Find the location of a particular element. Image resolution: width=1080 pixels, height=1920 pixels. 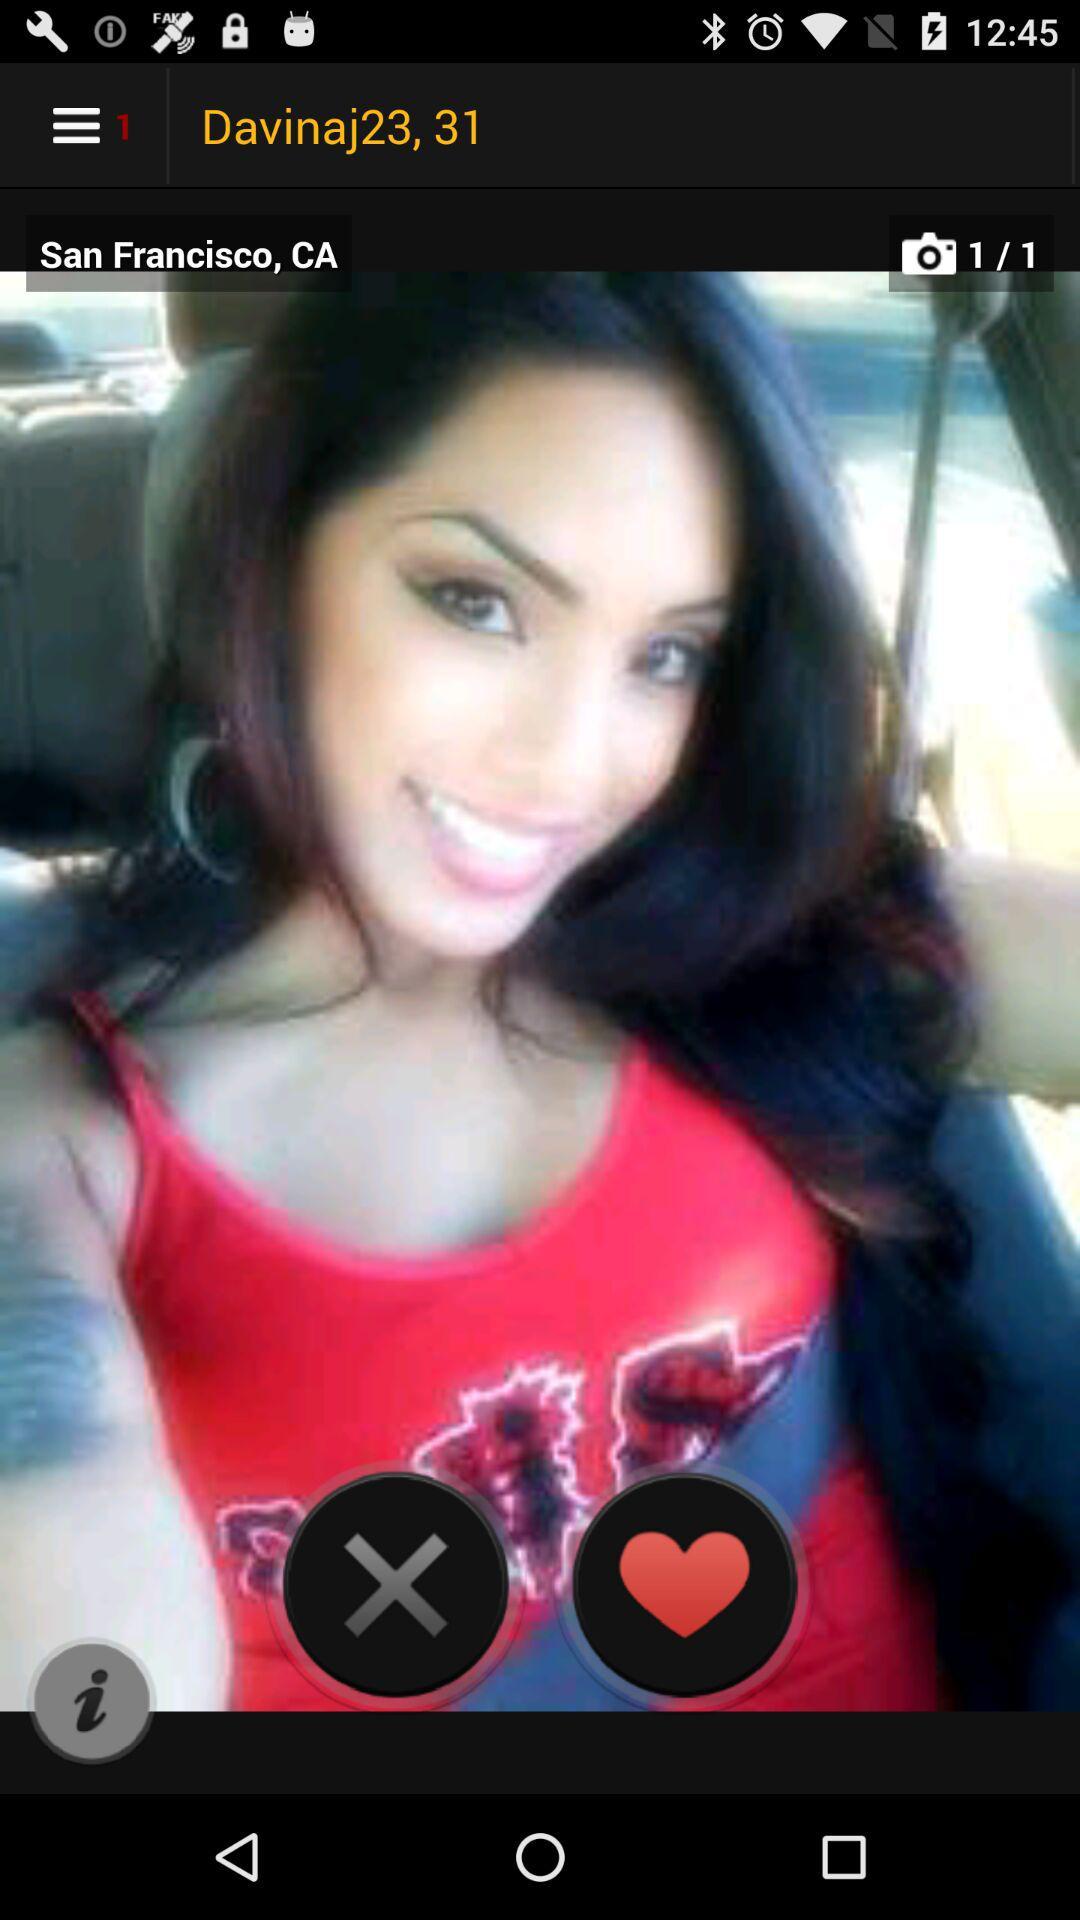

the app below the san francisco, ca app is located at coordinates (91, 1701).